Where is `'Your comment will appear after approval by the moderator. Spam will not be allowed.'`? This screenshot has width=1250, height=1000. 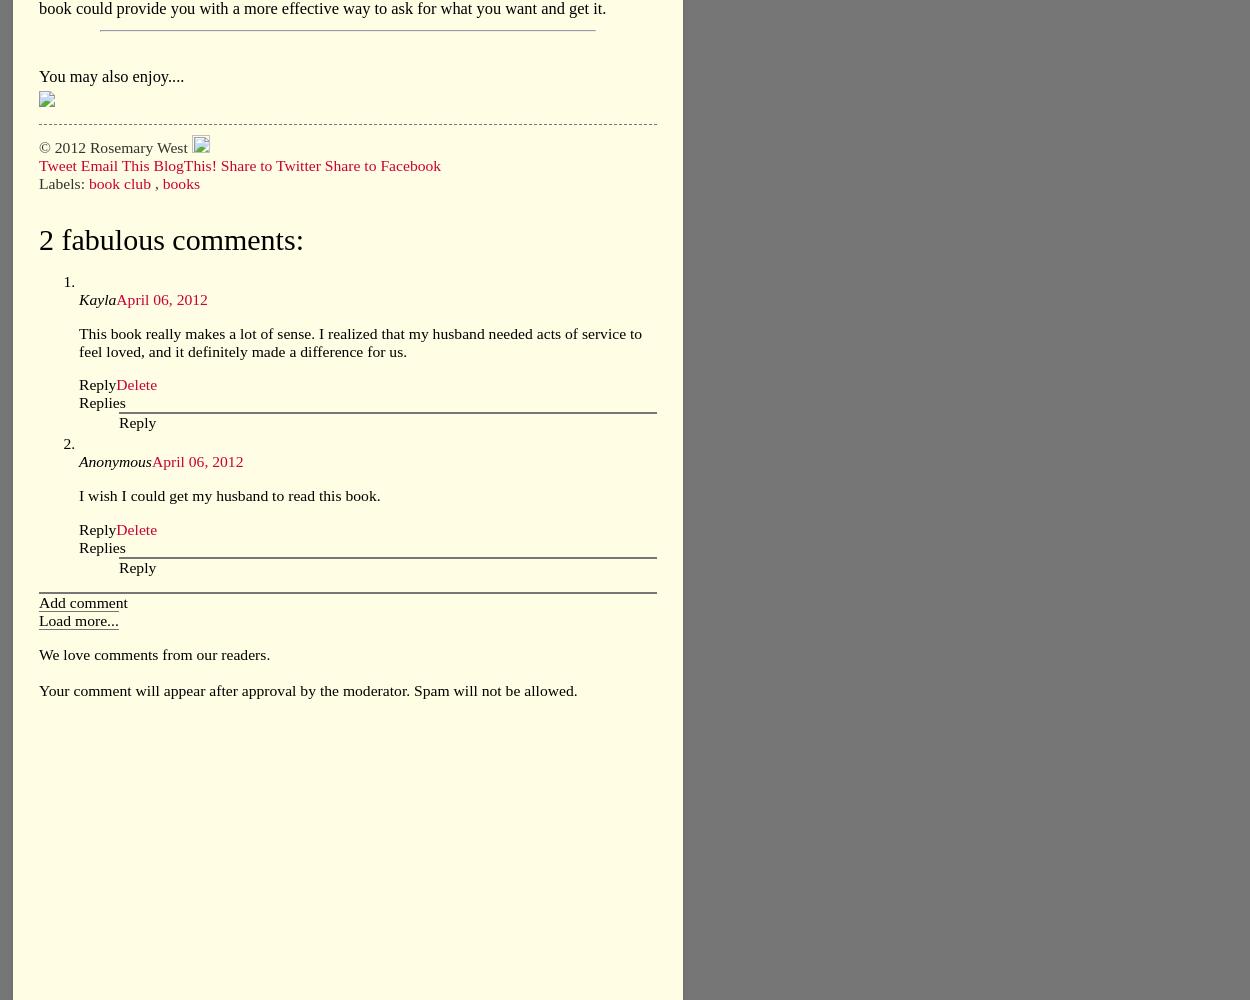
'Your comment will appear after approval by the moderator. Spam will not be allowed.' is located at coordinates (308, 688).